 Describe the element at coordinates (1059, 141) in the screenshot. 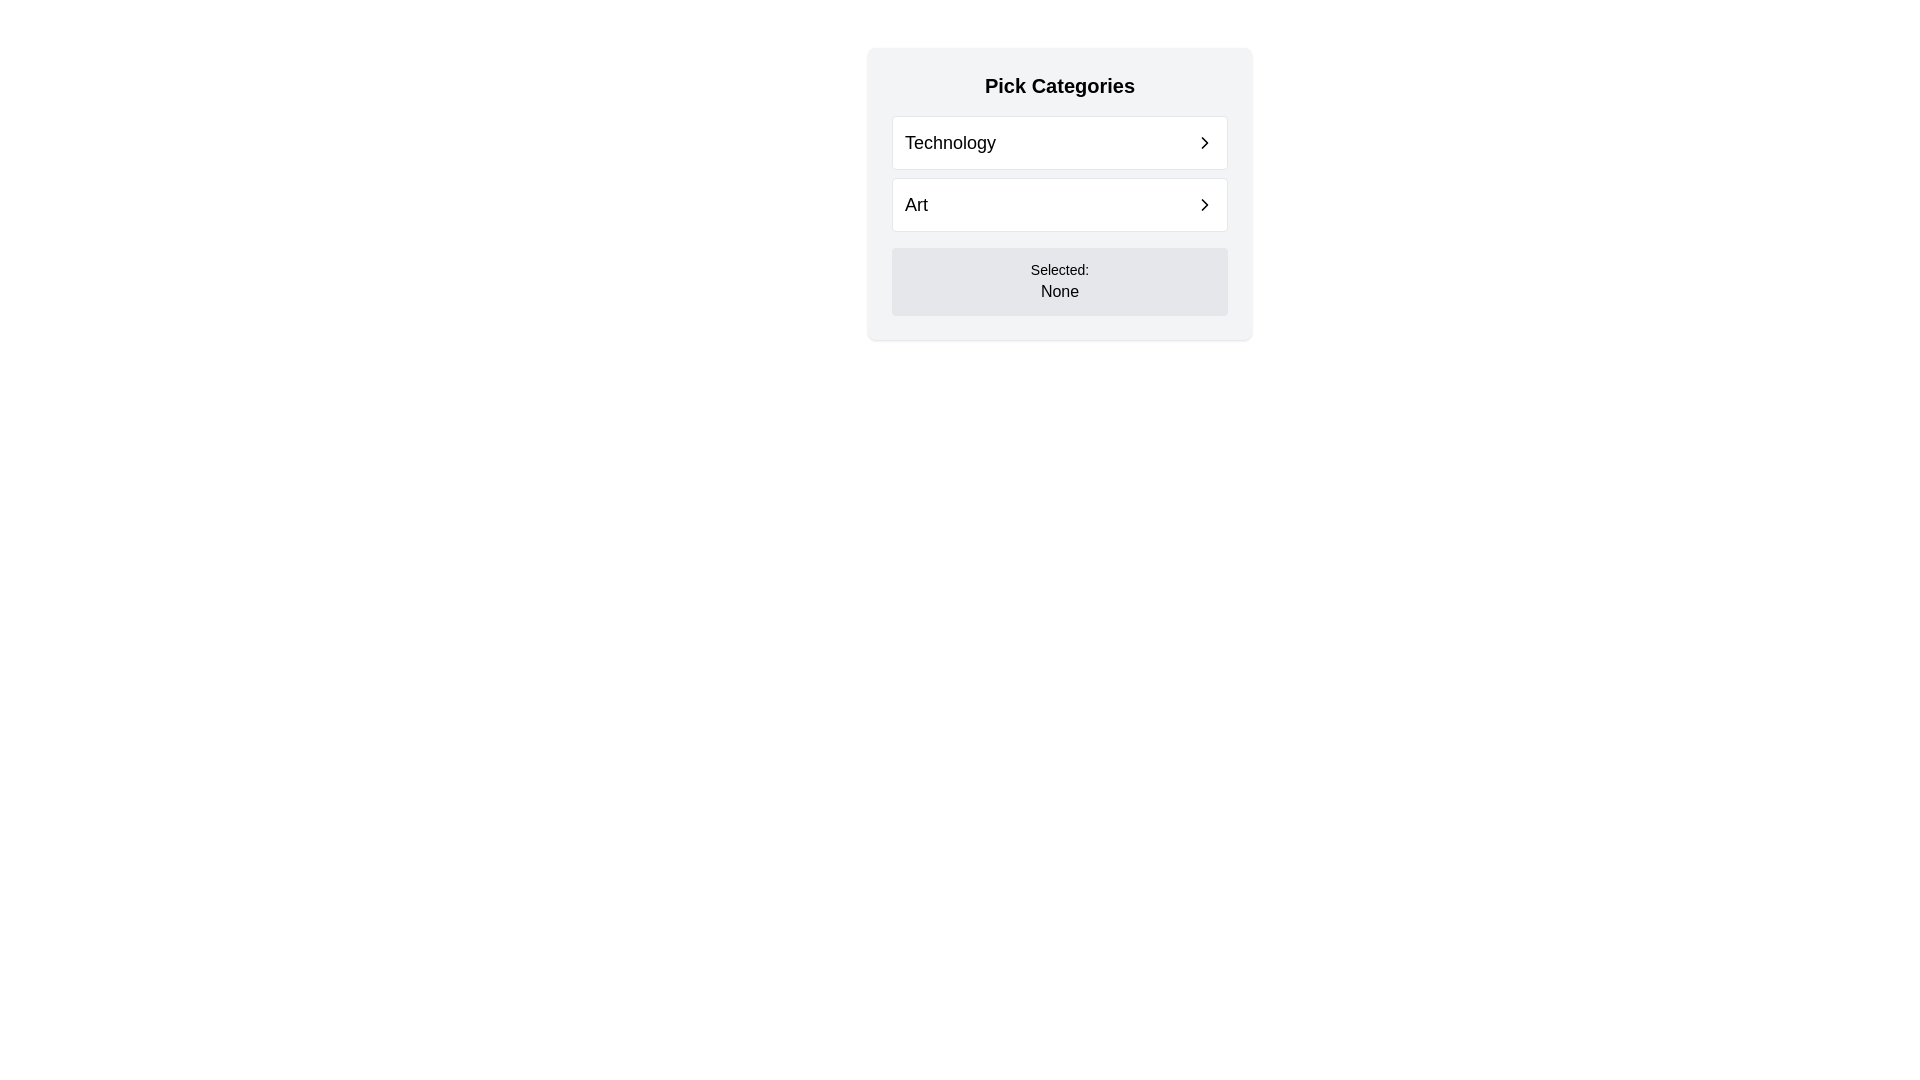

I see `the first selectable item labeled 'Technology' in the list` at that location.